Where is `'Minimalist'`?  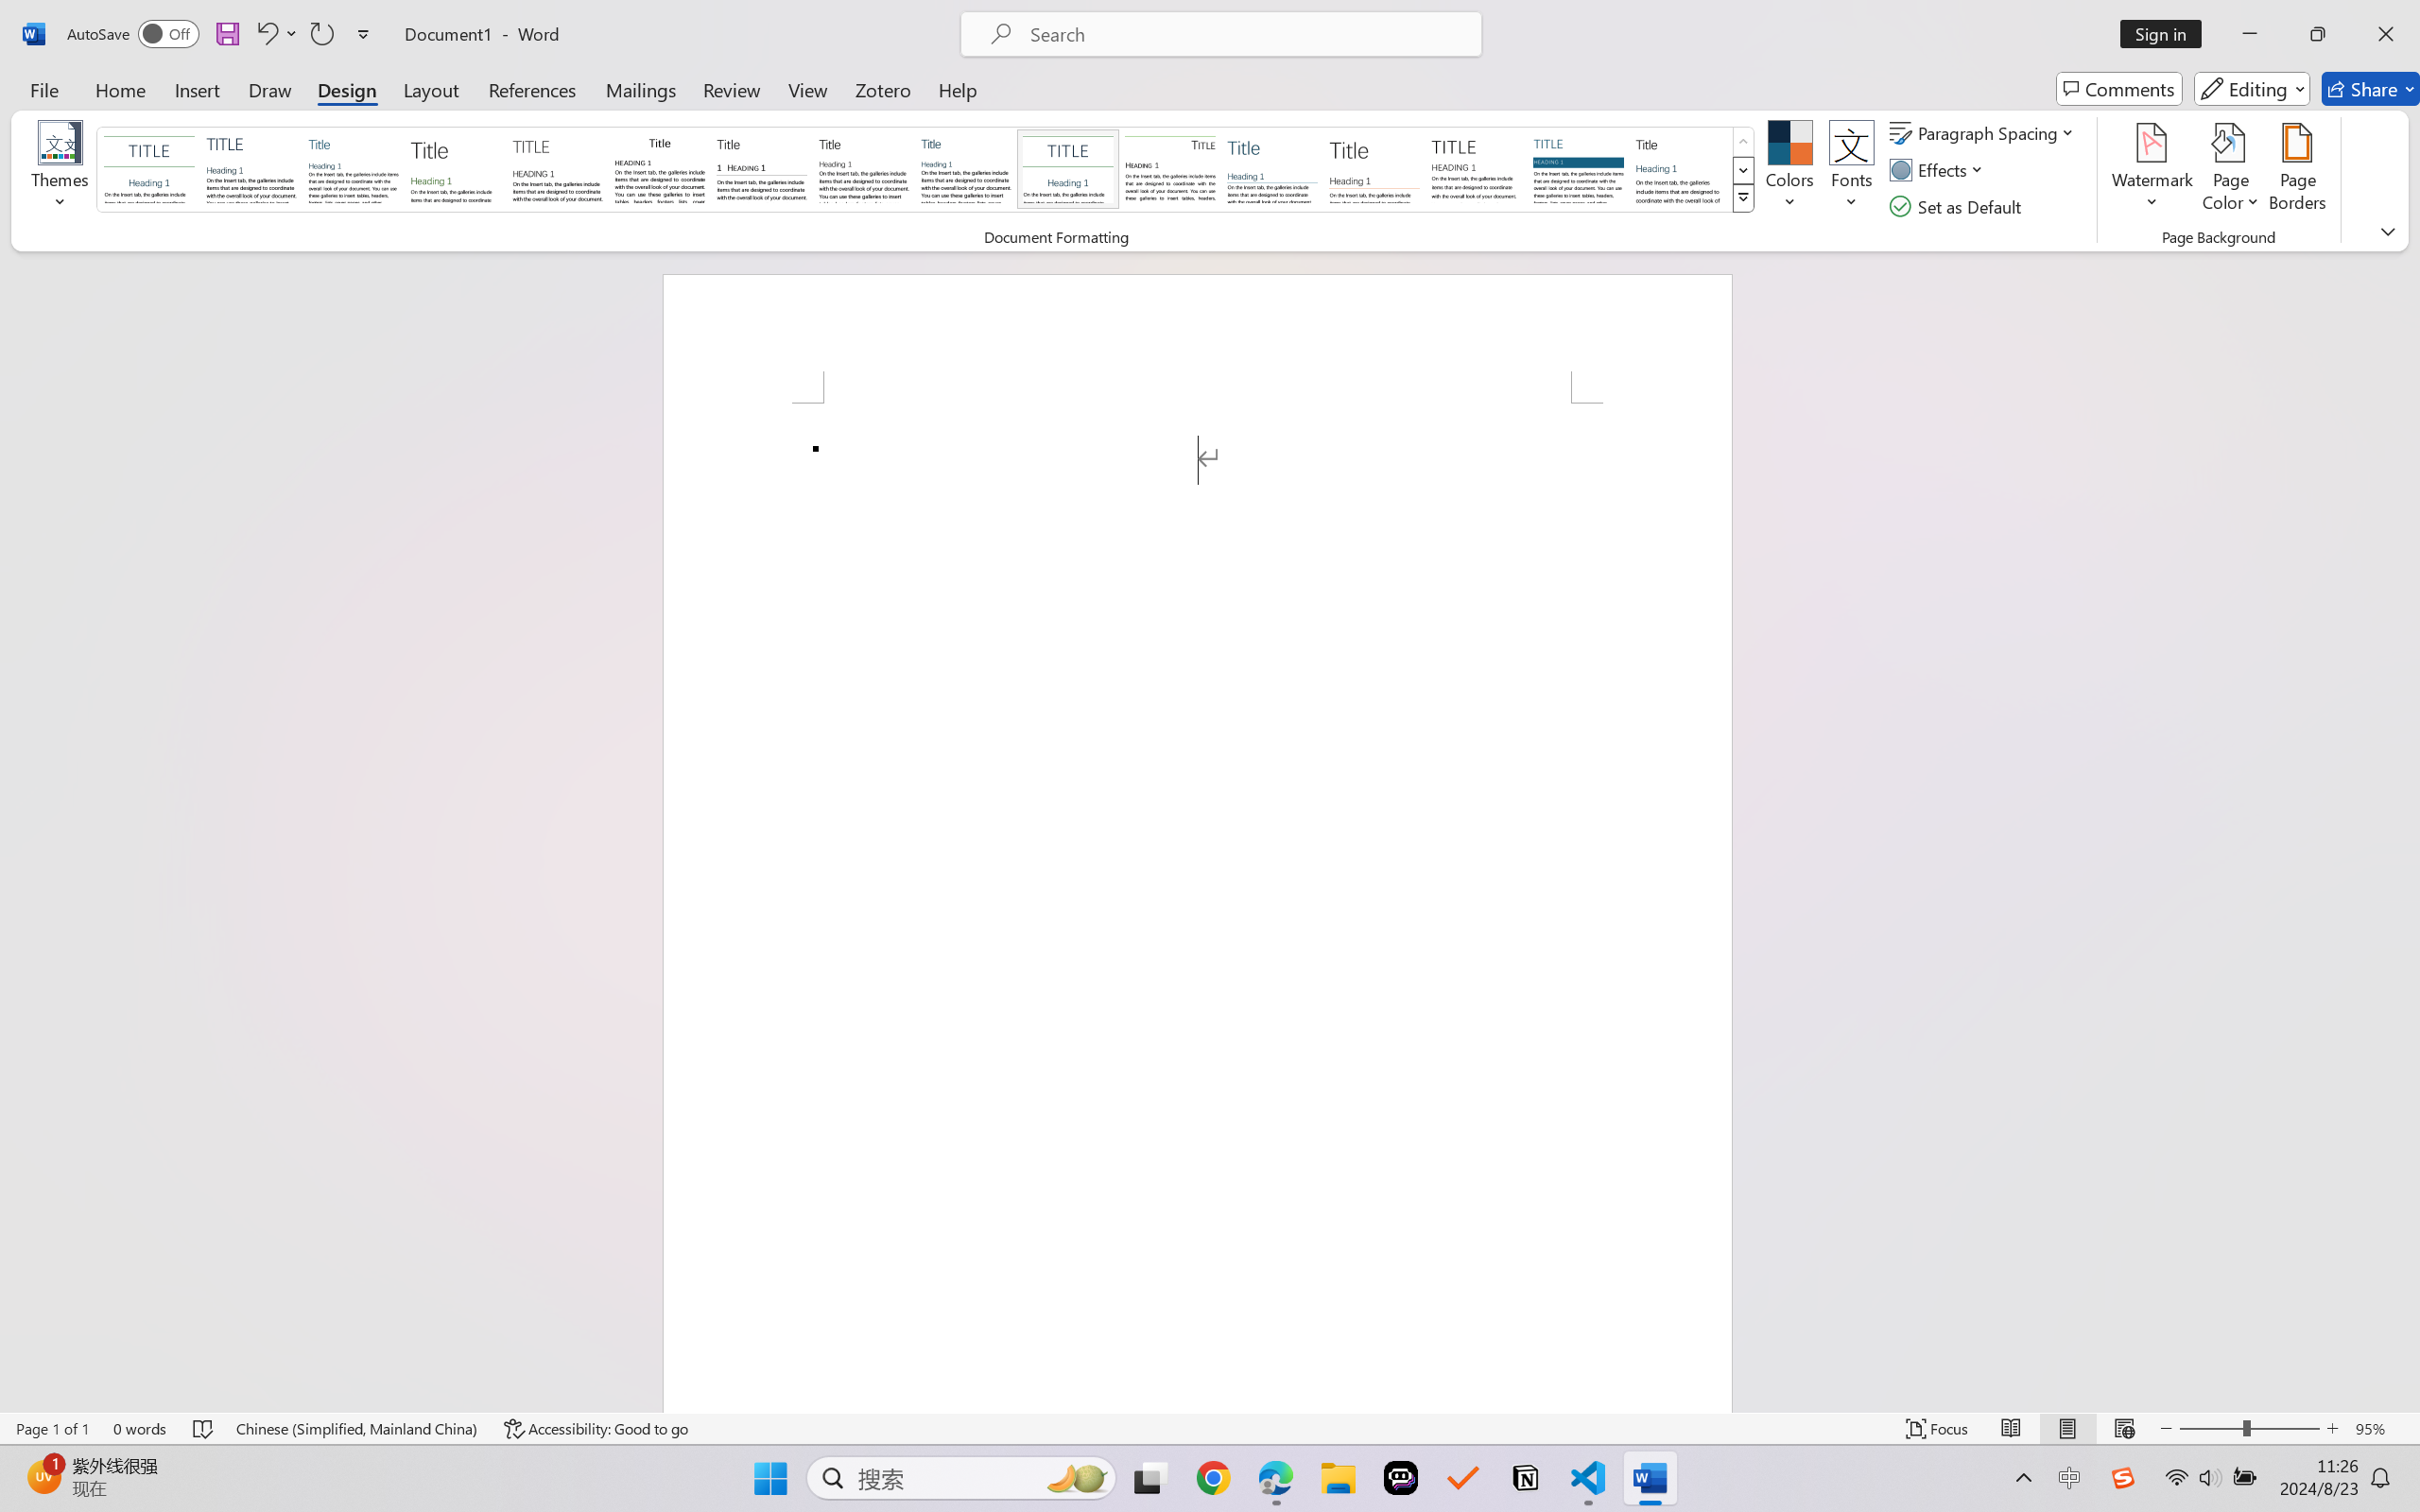 'Minimalist' is located at coordinates (1475, 168).